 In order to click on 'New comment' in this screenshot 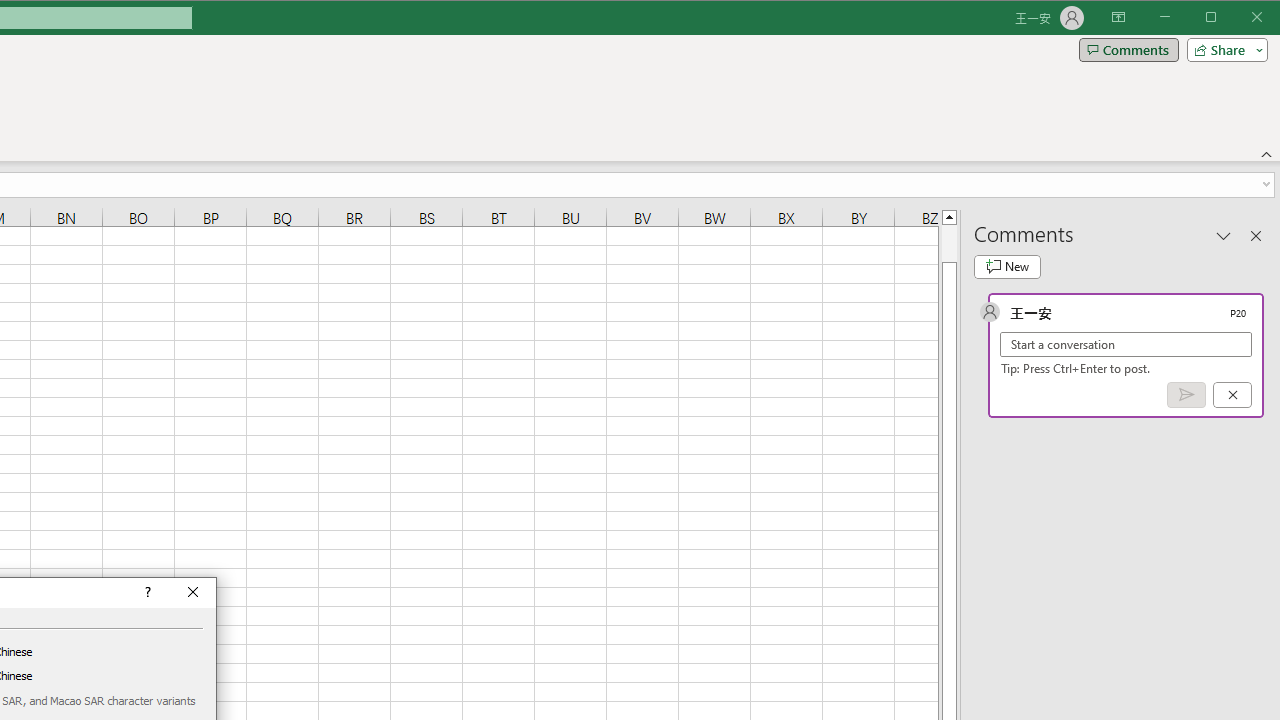, I will do `click(1007, 266)`.